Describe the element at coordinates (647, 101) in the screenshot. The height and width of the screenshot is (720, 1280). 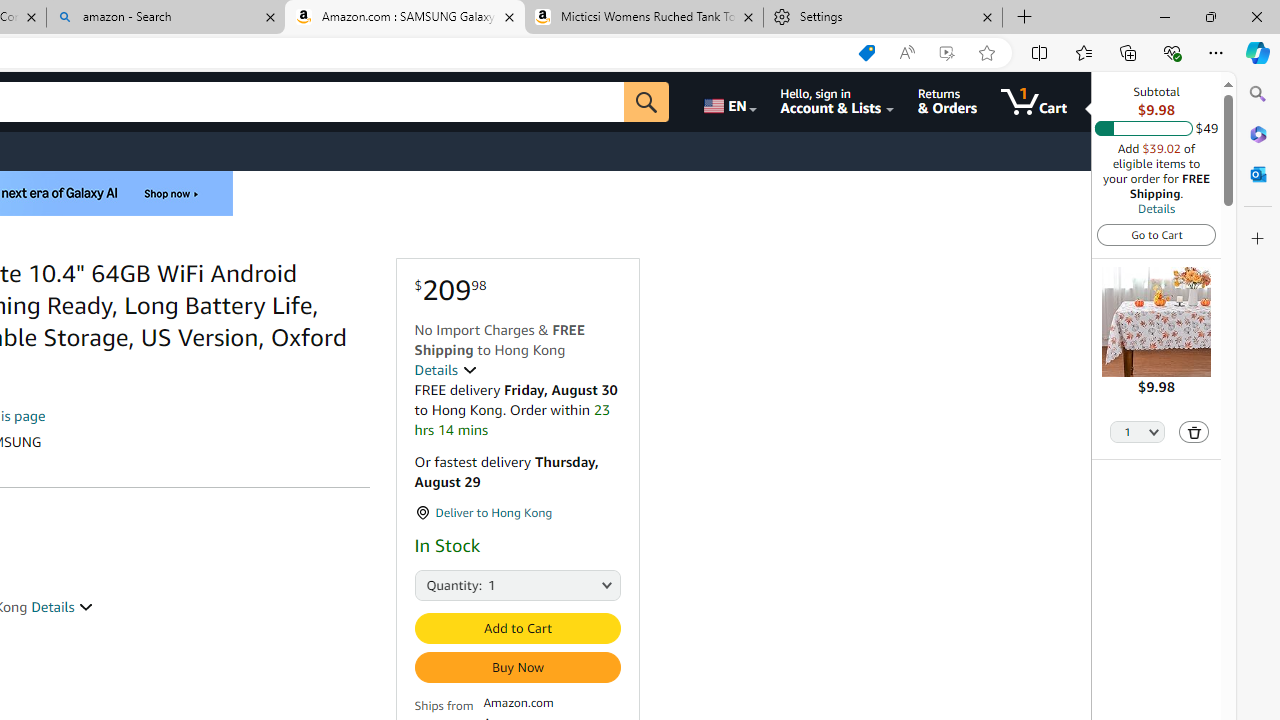
I see `'Go'` at that location.